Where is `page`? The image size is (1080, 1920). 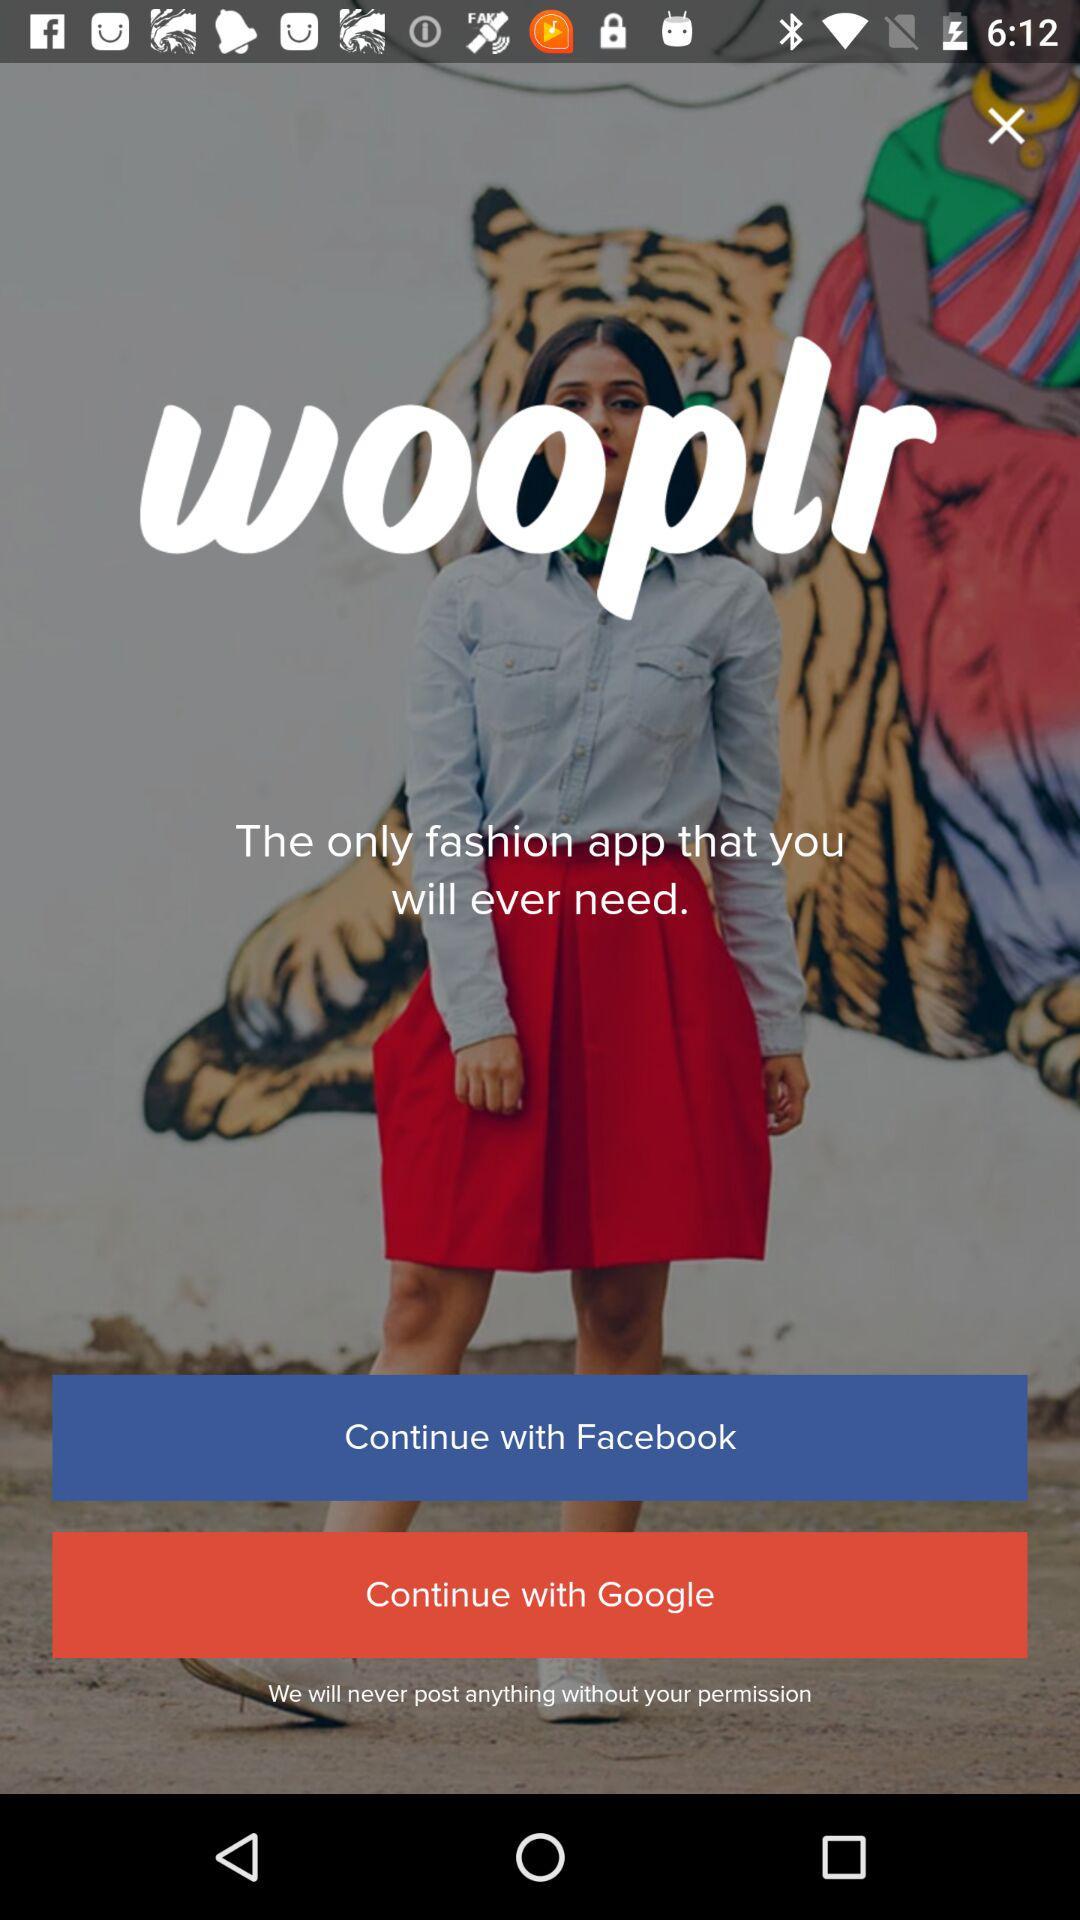
page is located at coordinates (1006, 124).